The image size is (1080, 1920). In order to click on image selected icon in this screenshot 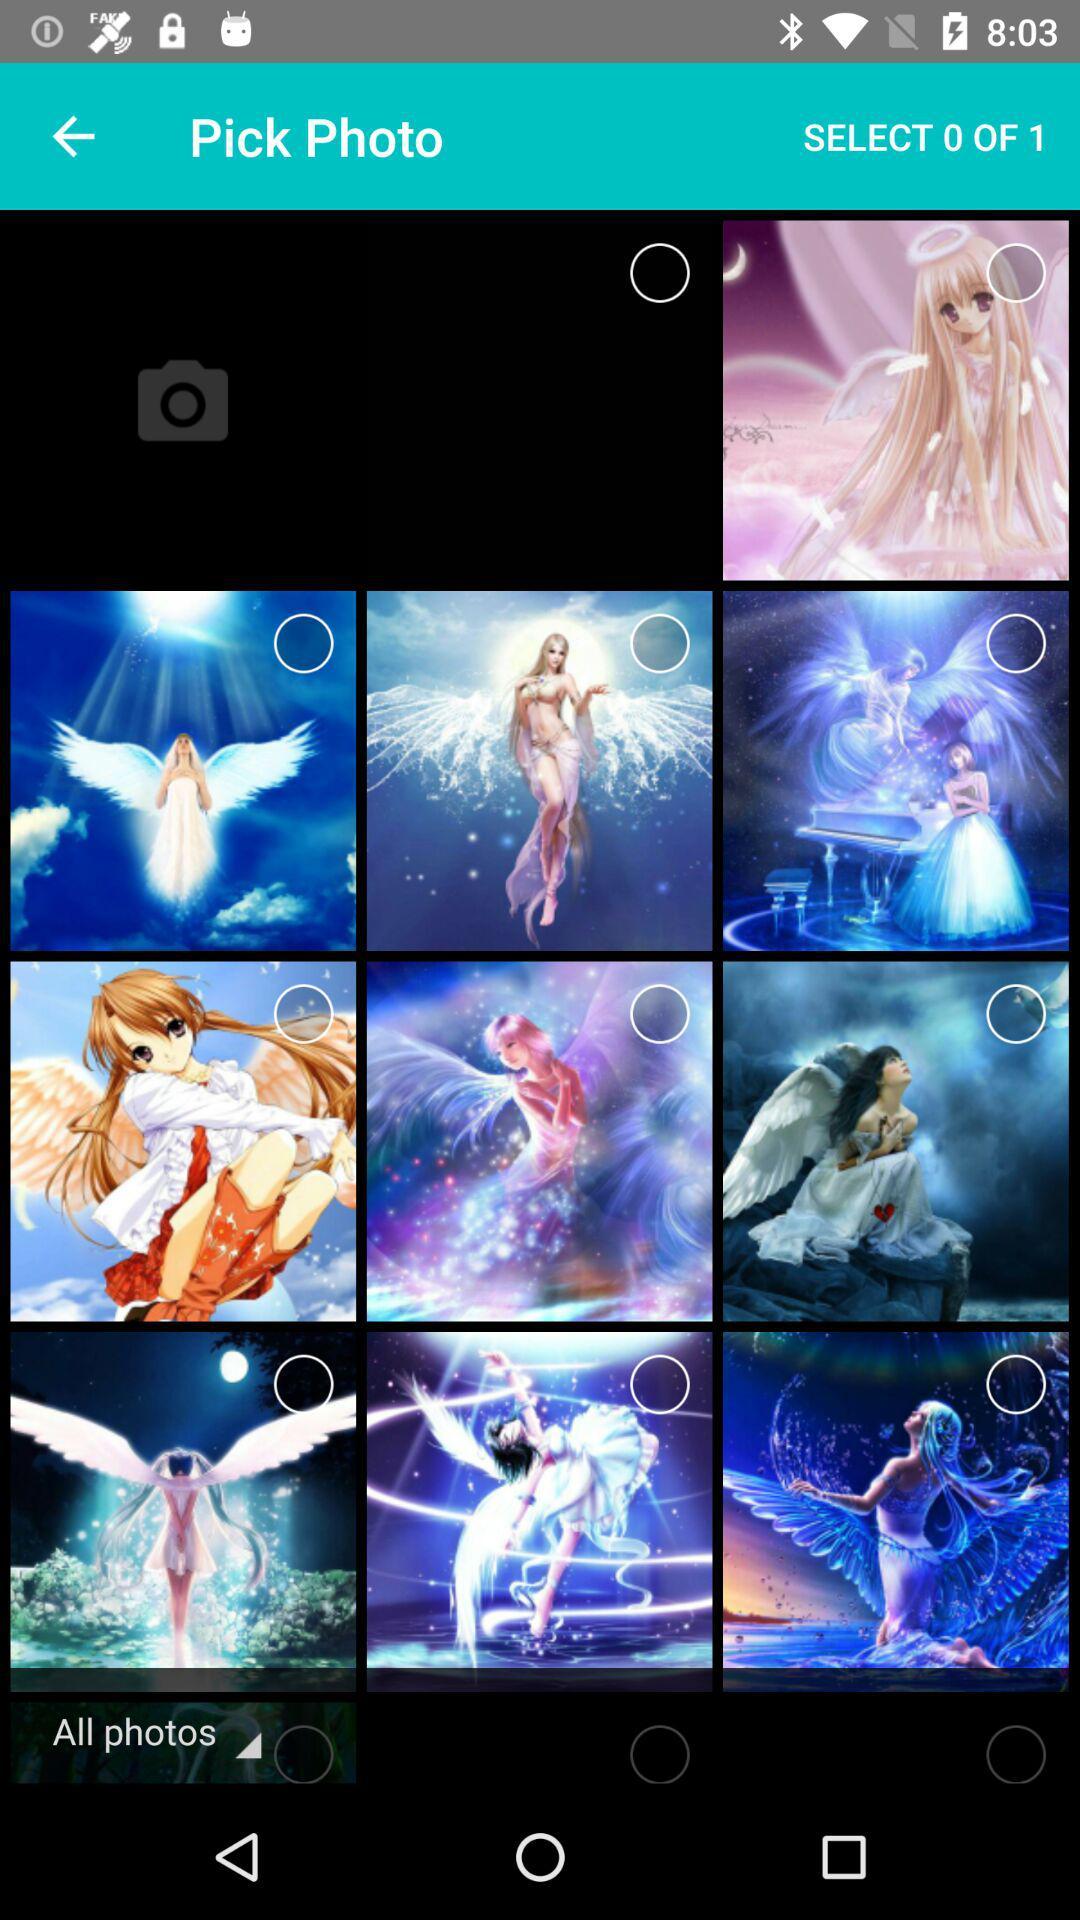, I will do `click(659, 1383)`.